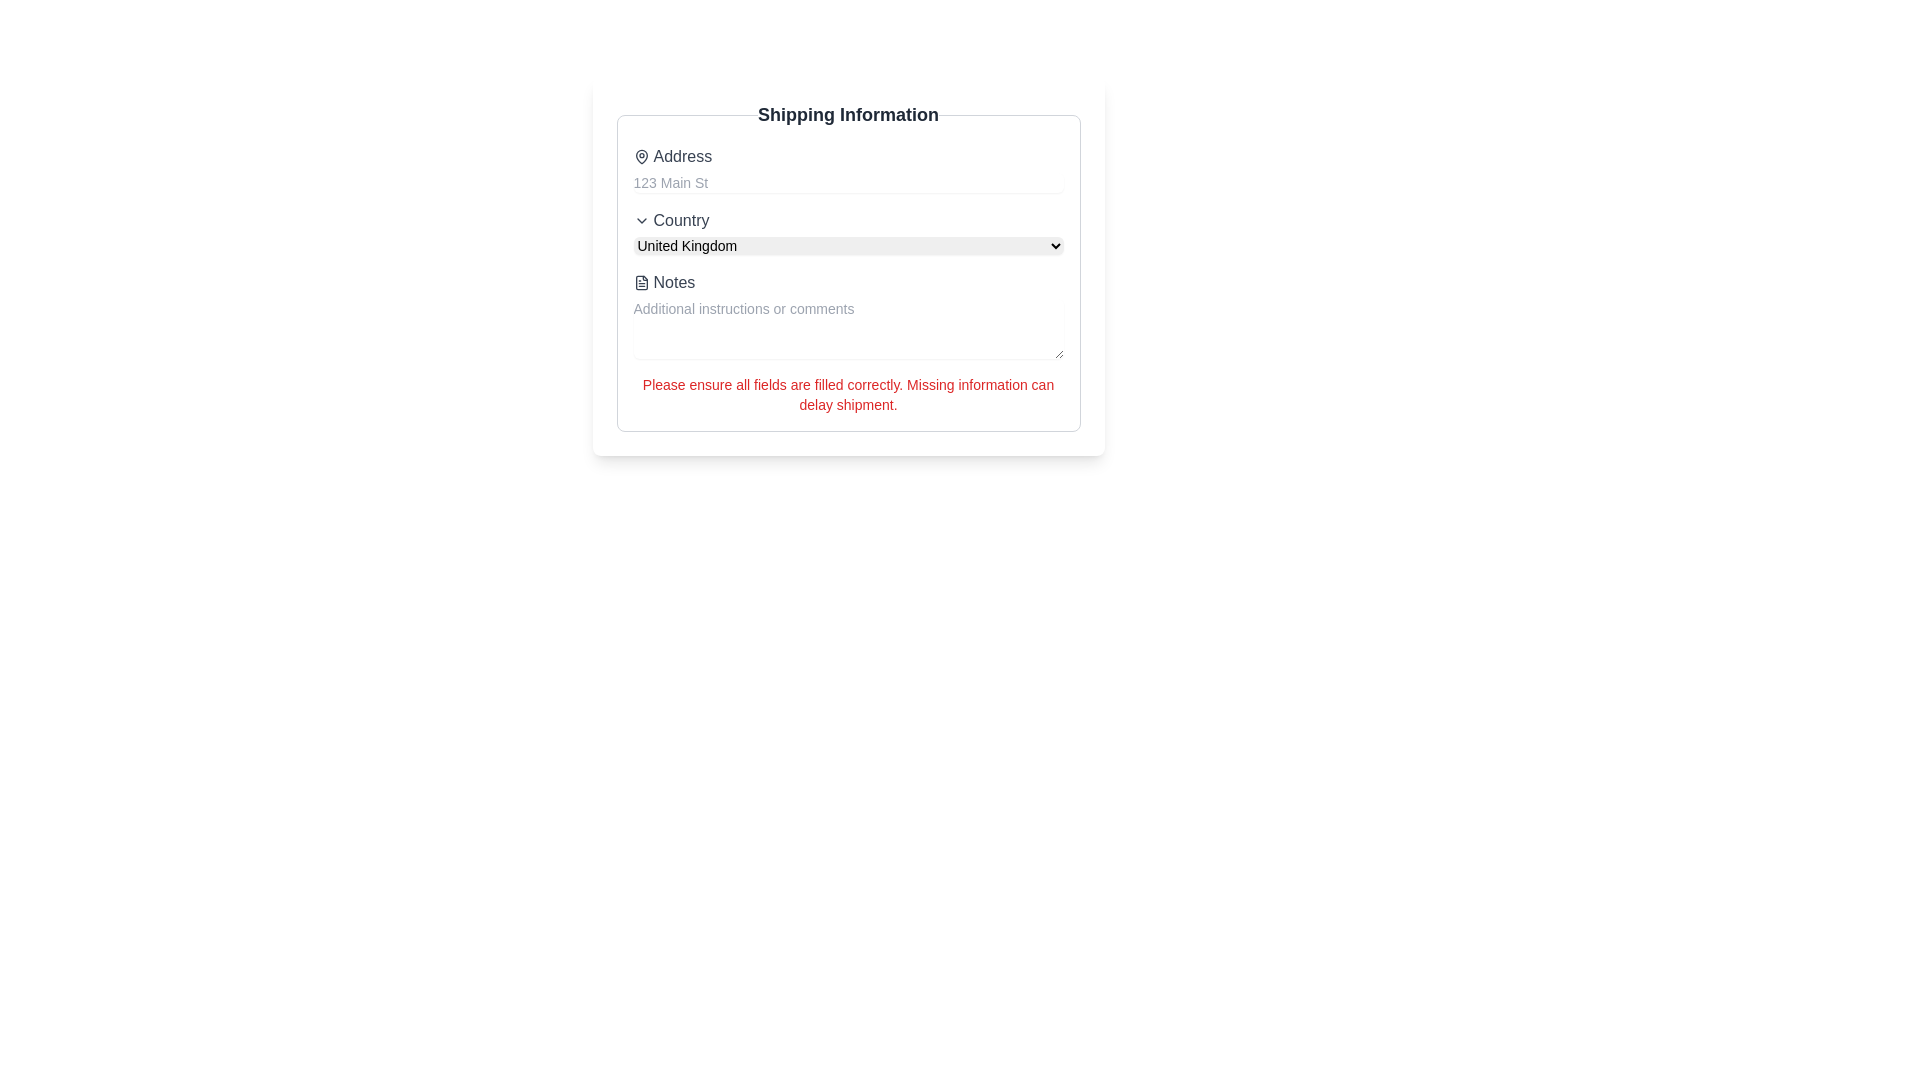 The height and width of the screenshot is (1080, 1920). Describe the element at coordinates (848, 315) in the screenshot. I see `the 'Notes' text input box` at that location.